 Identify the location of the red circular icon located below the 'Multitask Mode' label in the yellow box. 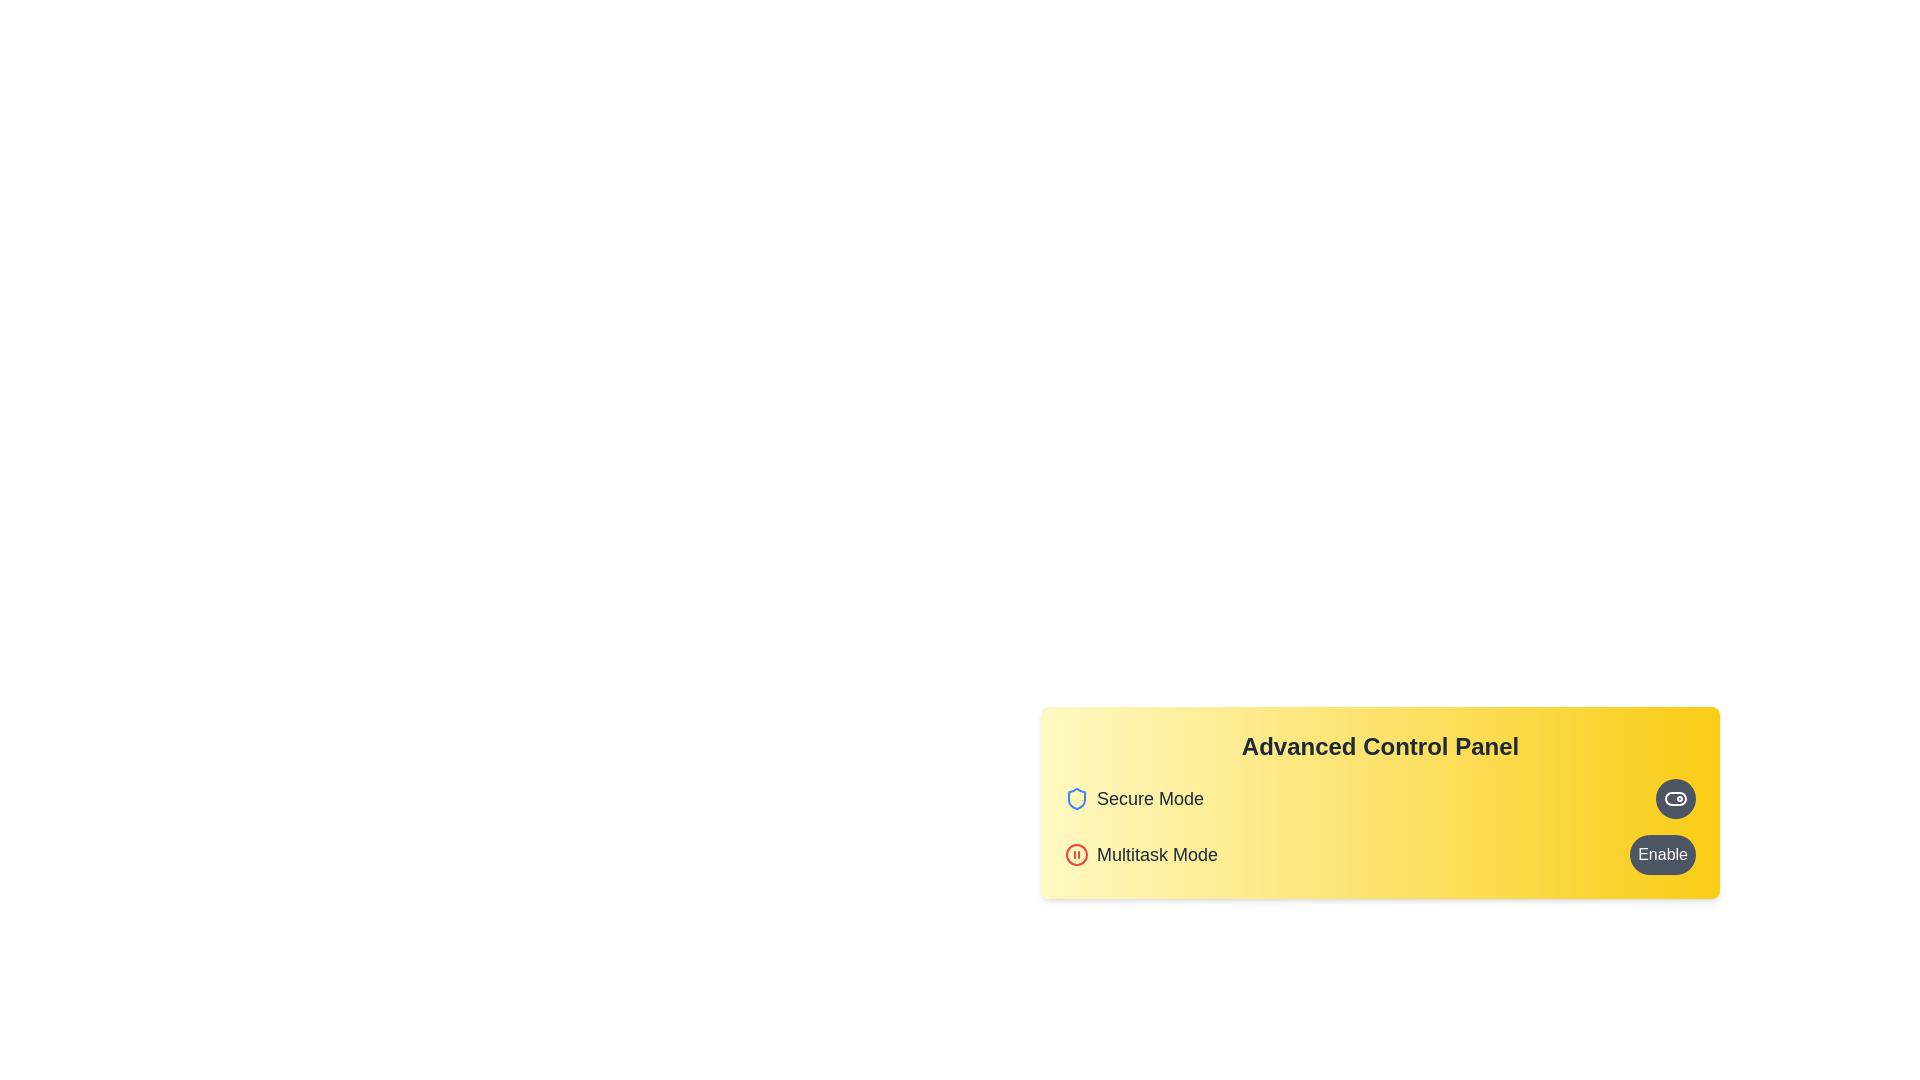
(1075, 855).